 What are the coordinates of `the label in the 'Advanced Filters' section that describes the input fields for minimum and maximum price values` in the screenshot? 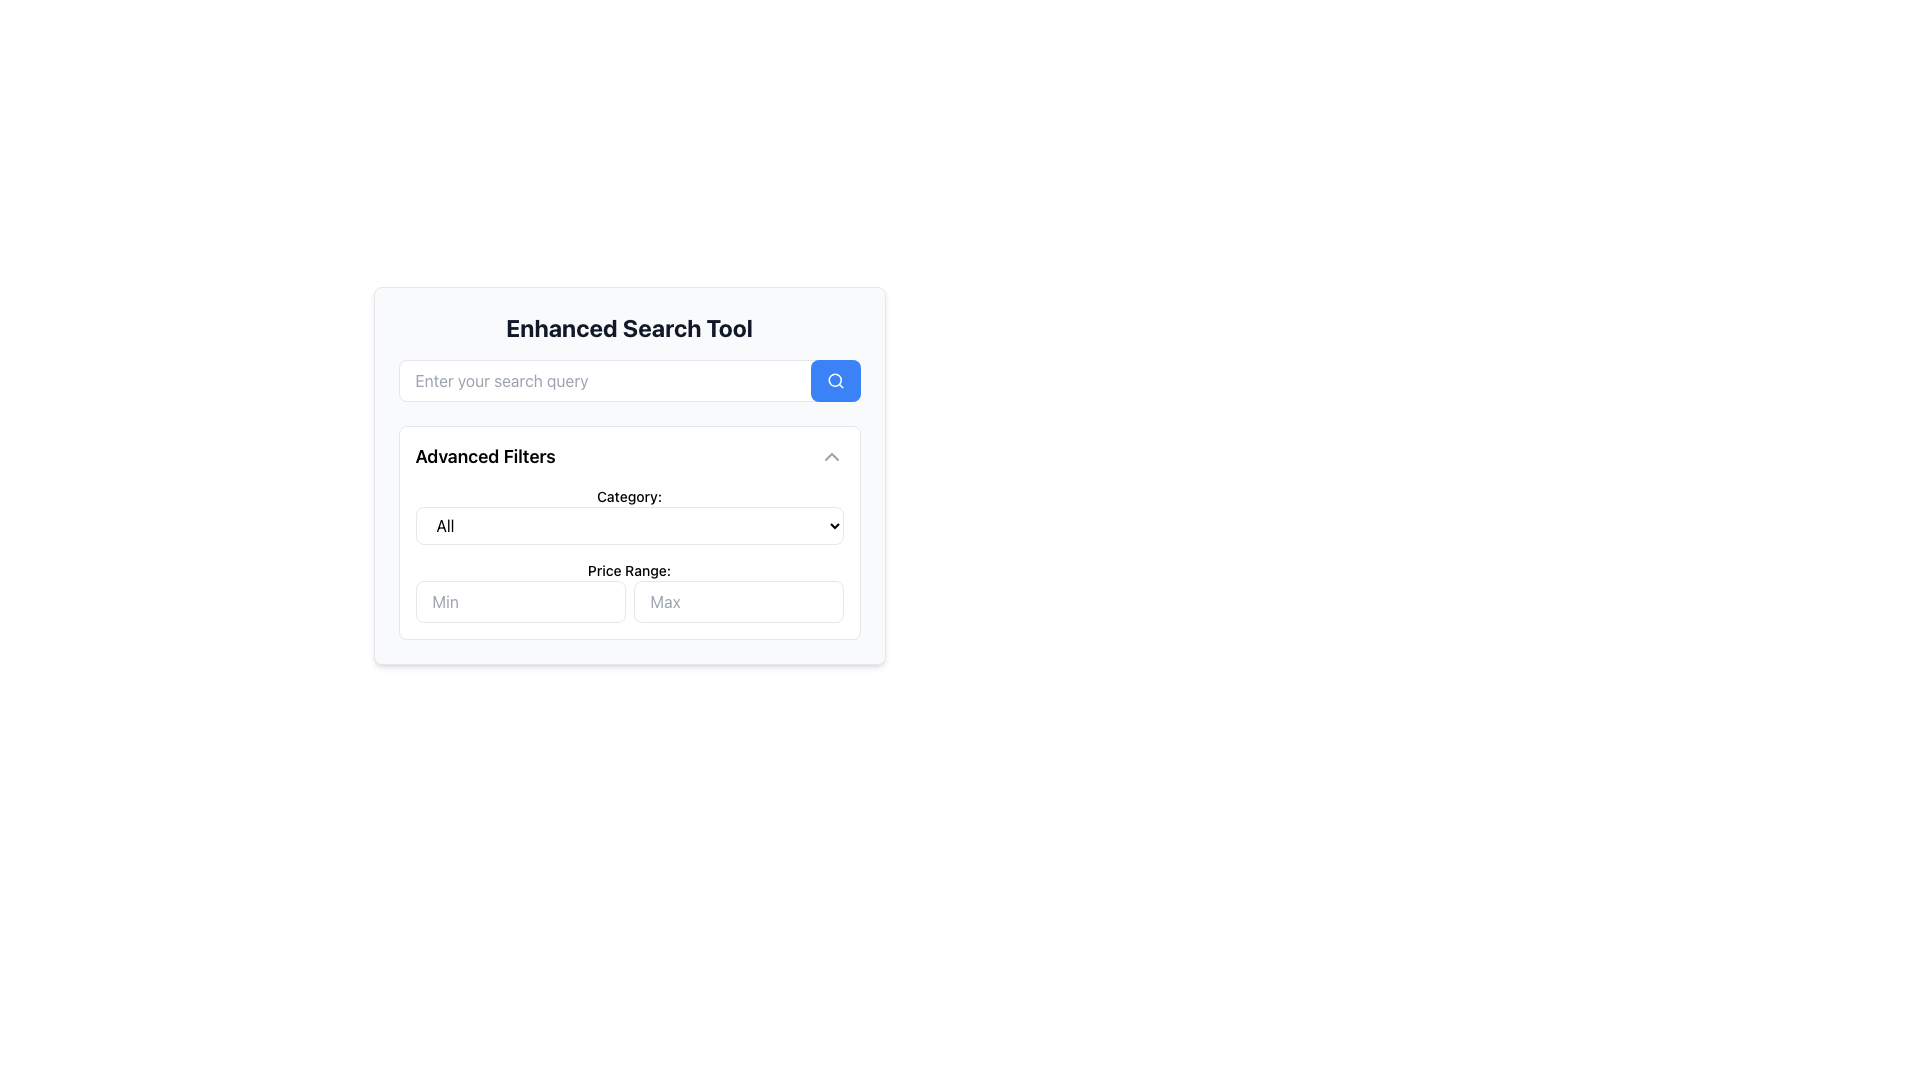 It's located at (628, 570).